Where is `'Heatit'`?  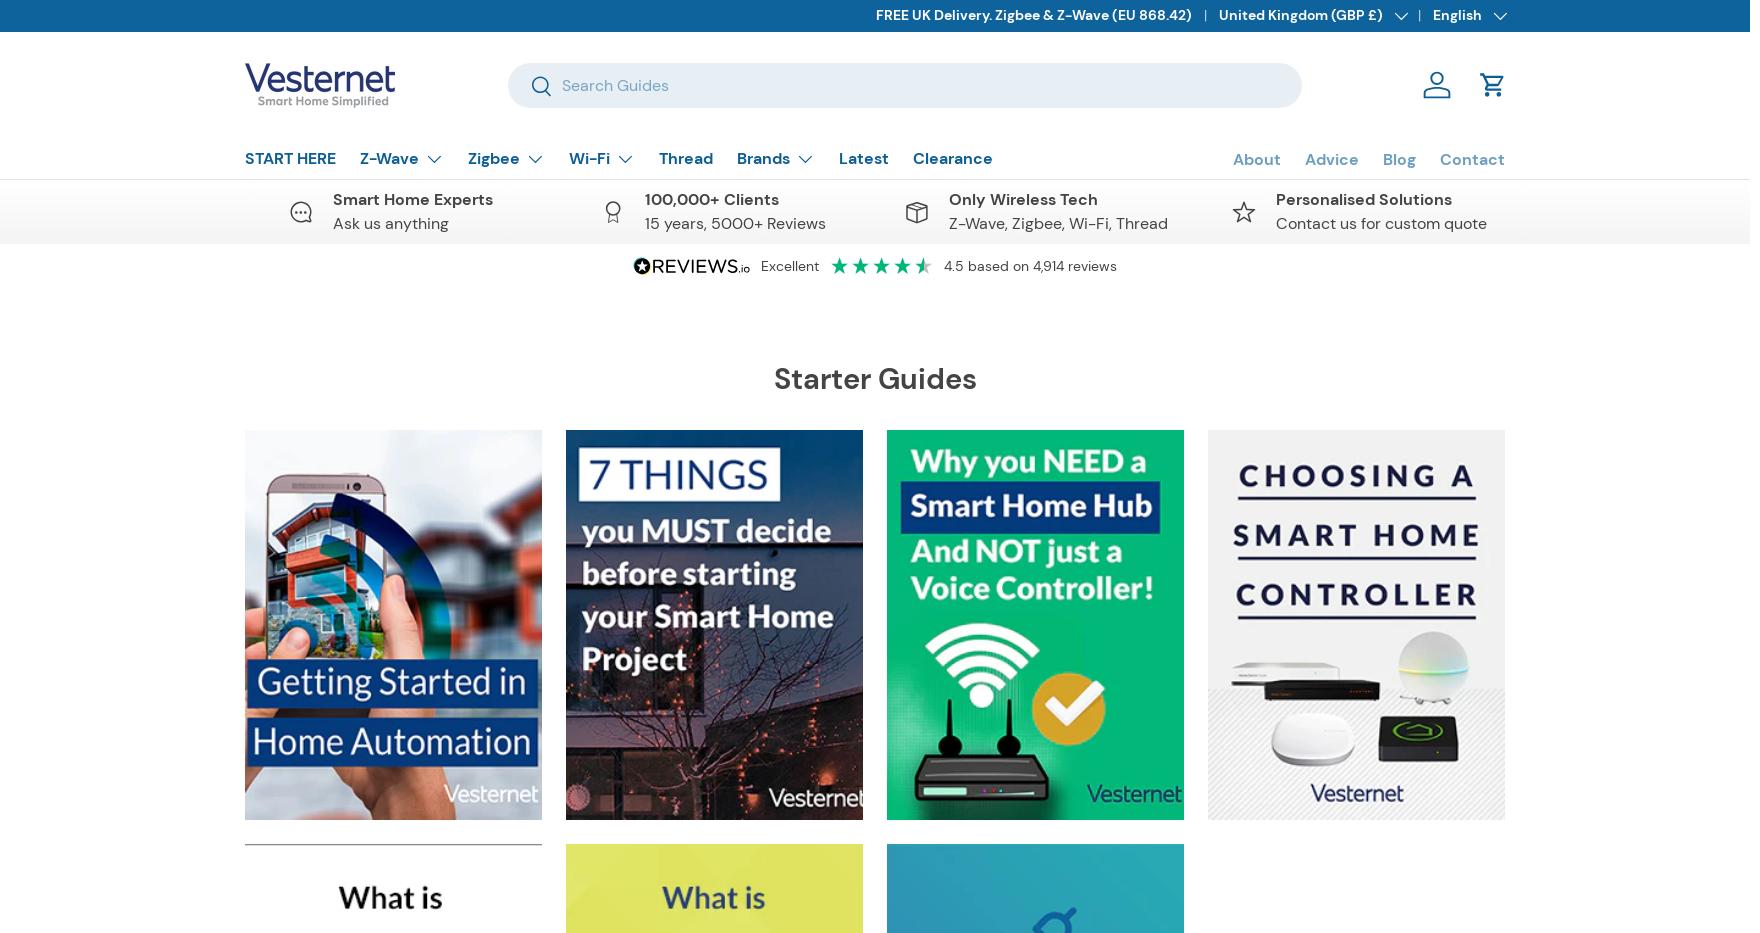
'Heatit' is located at coordinates (779, 737).